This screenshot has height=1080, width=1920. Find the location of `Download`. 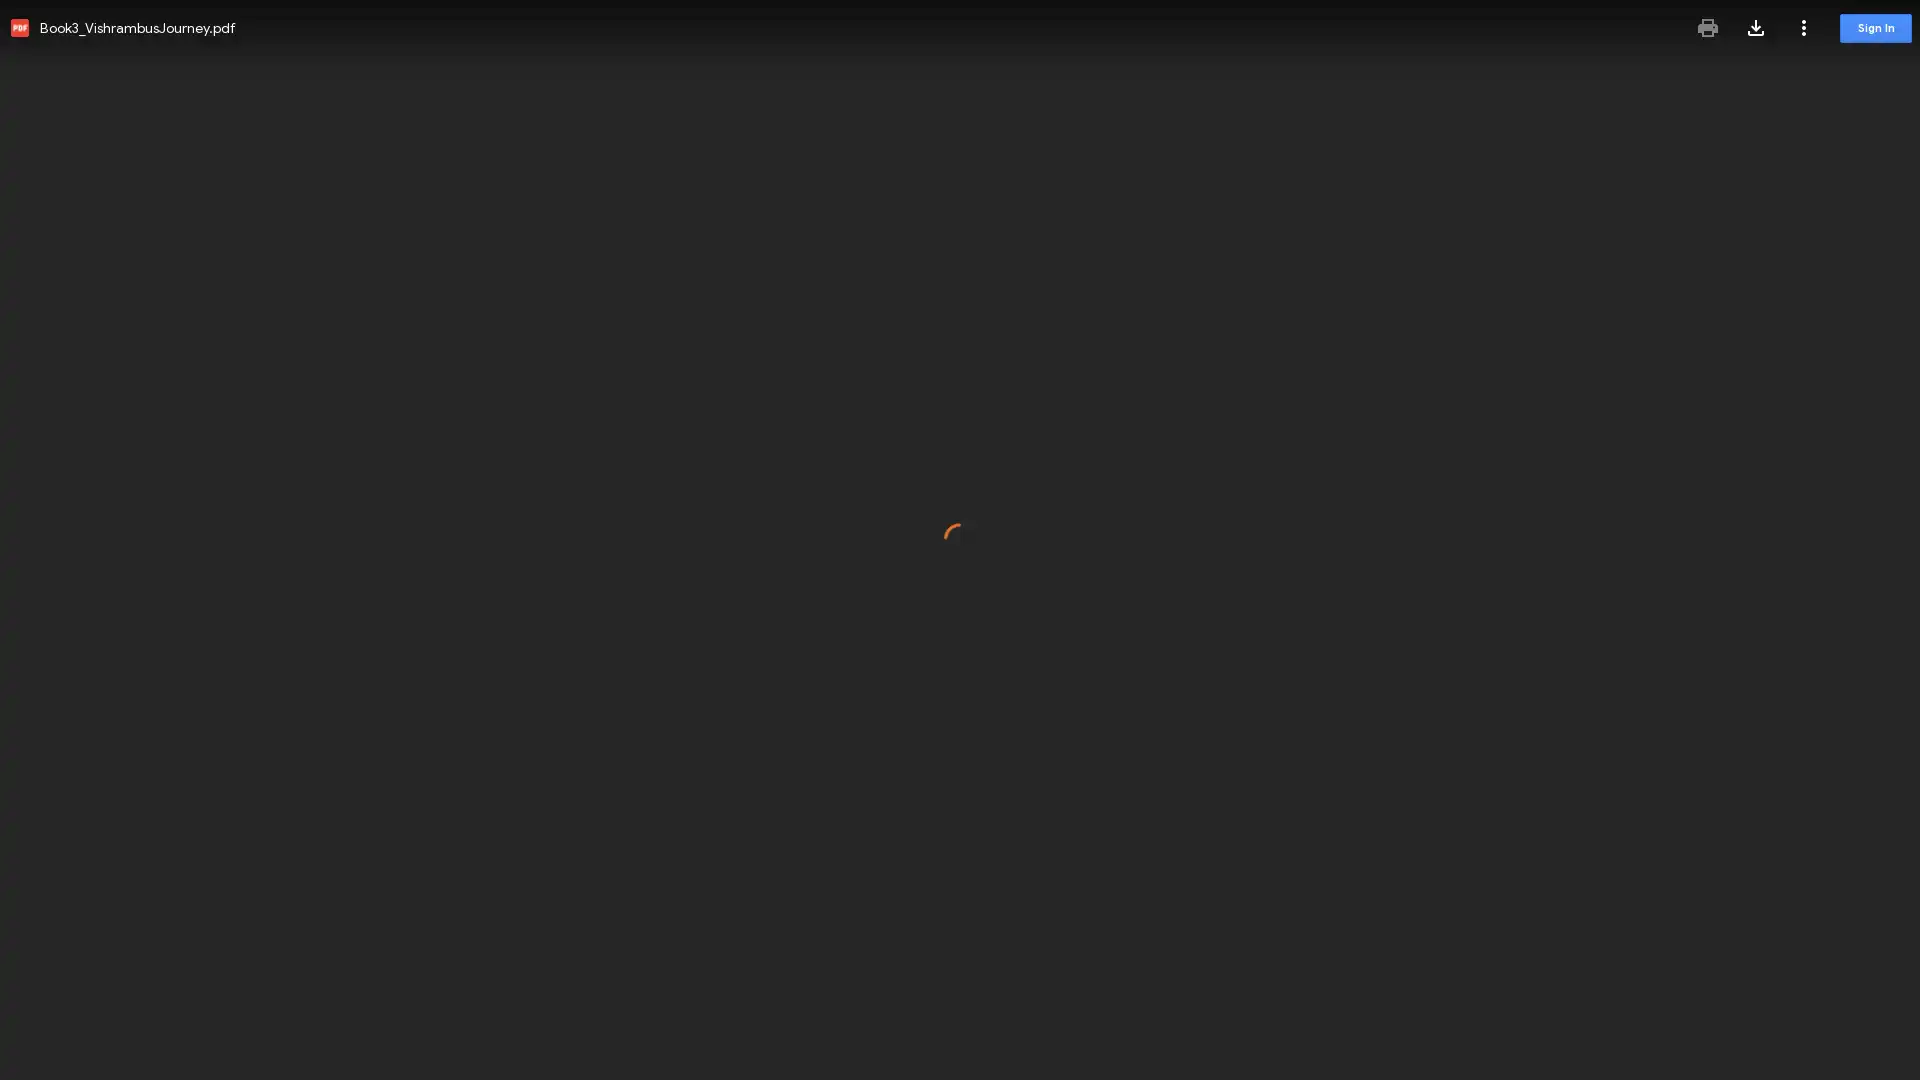

Download is located at coordinates (1755, 27).